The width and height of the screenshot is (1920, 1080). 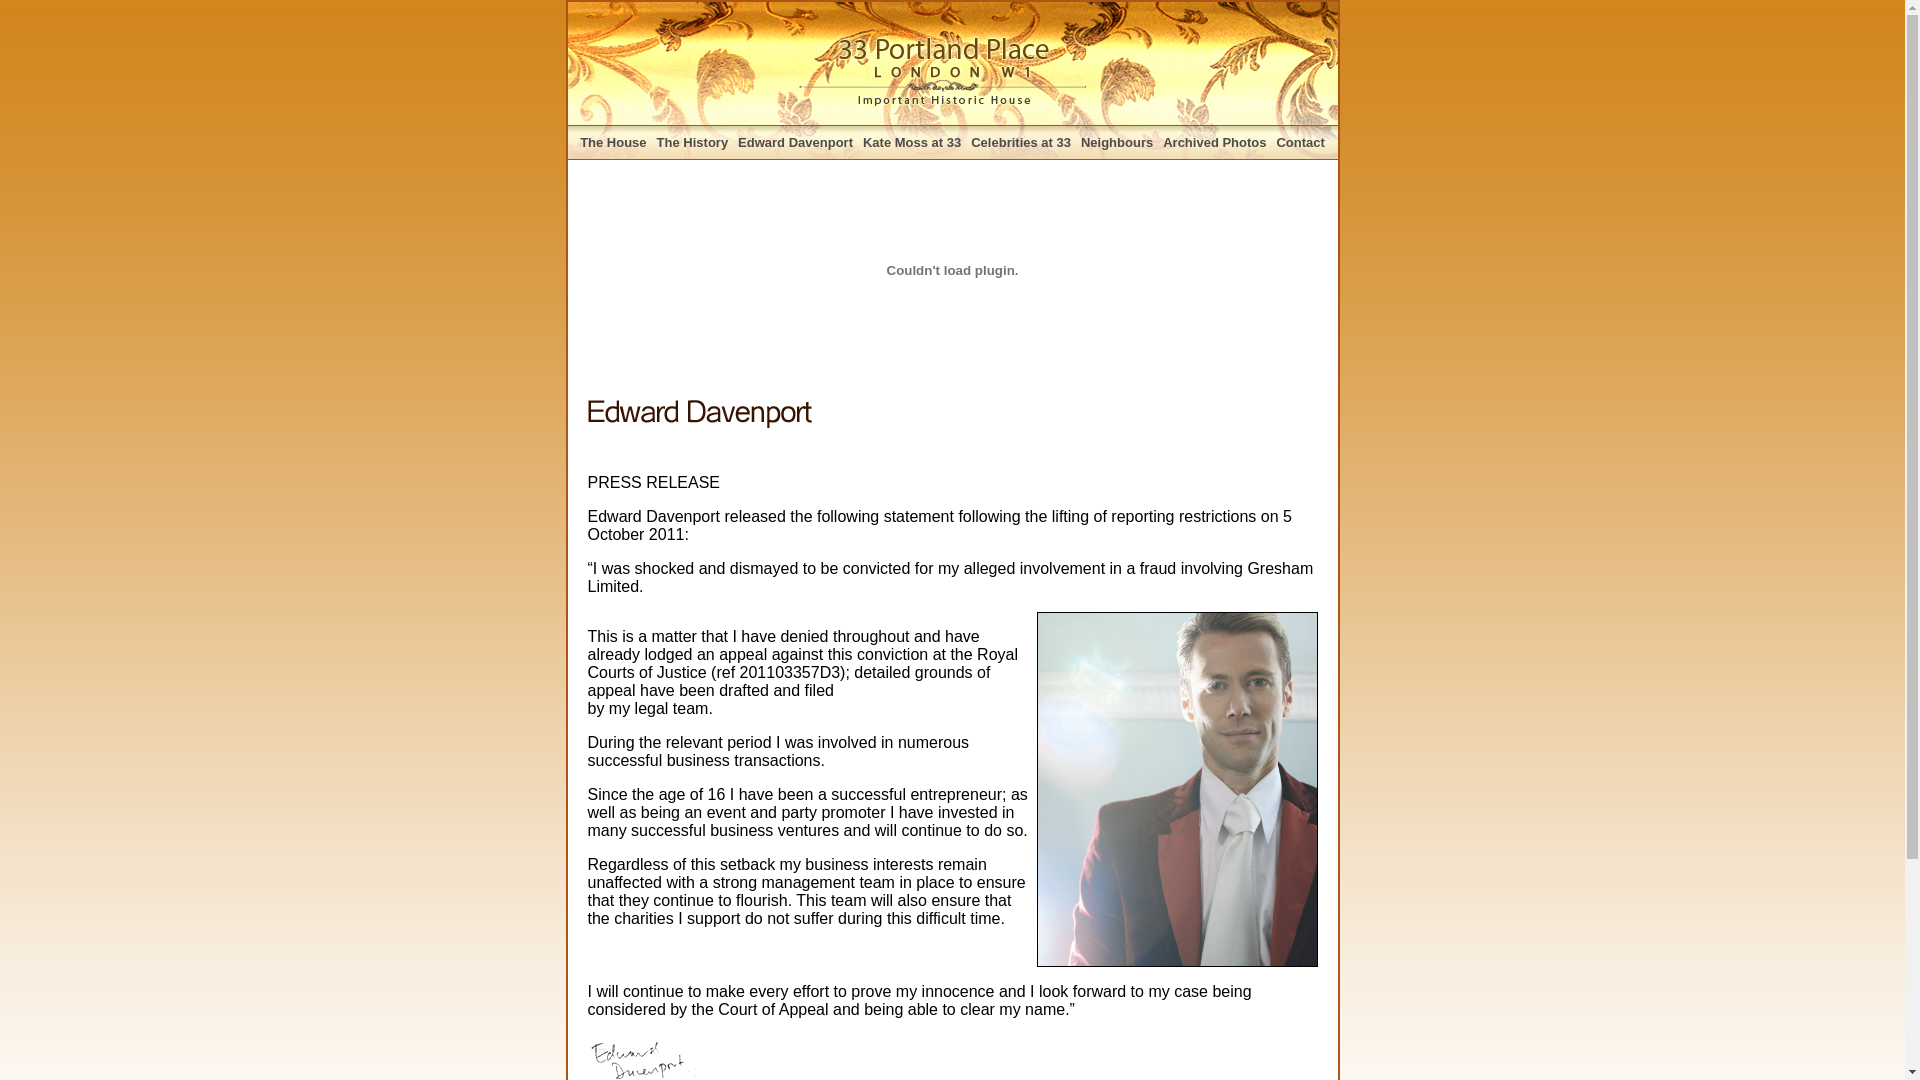 What do you see at coordinates (1300, 141) in the screenshot?
I see `'Contact'` at bounding box center [1300, 141].